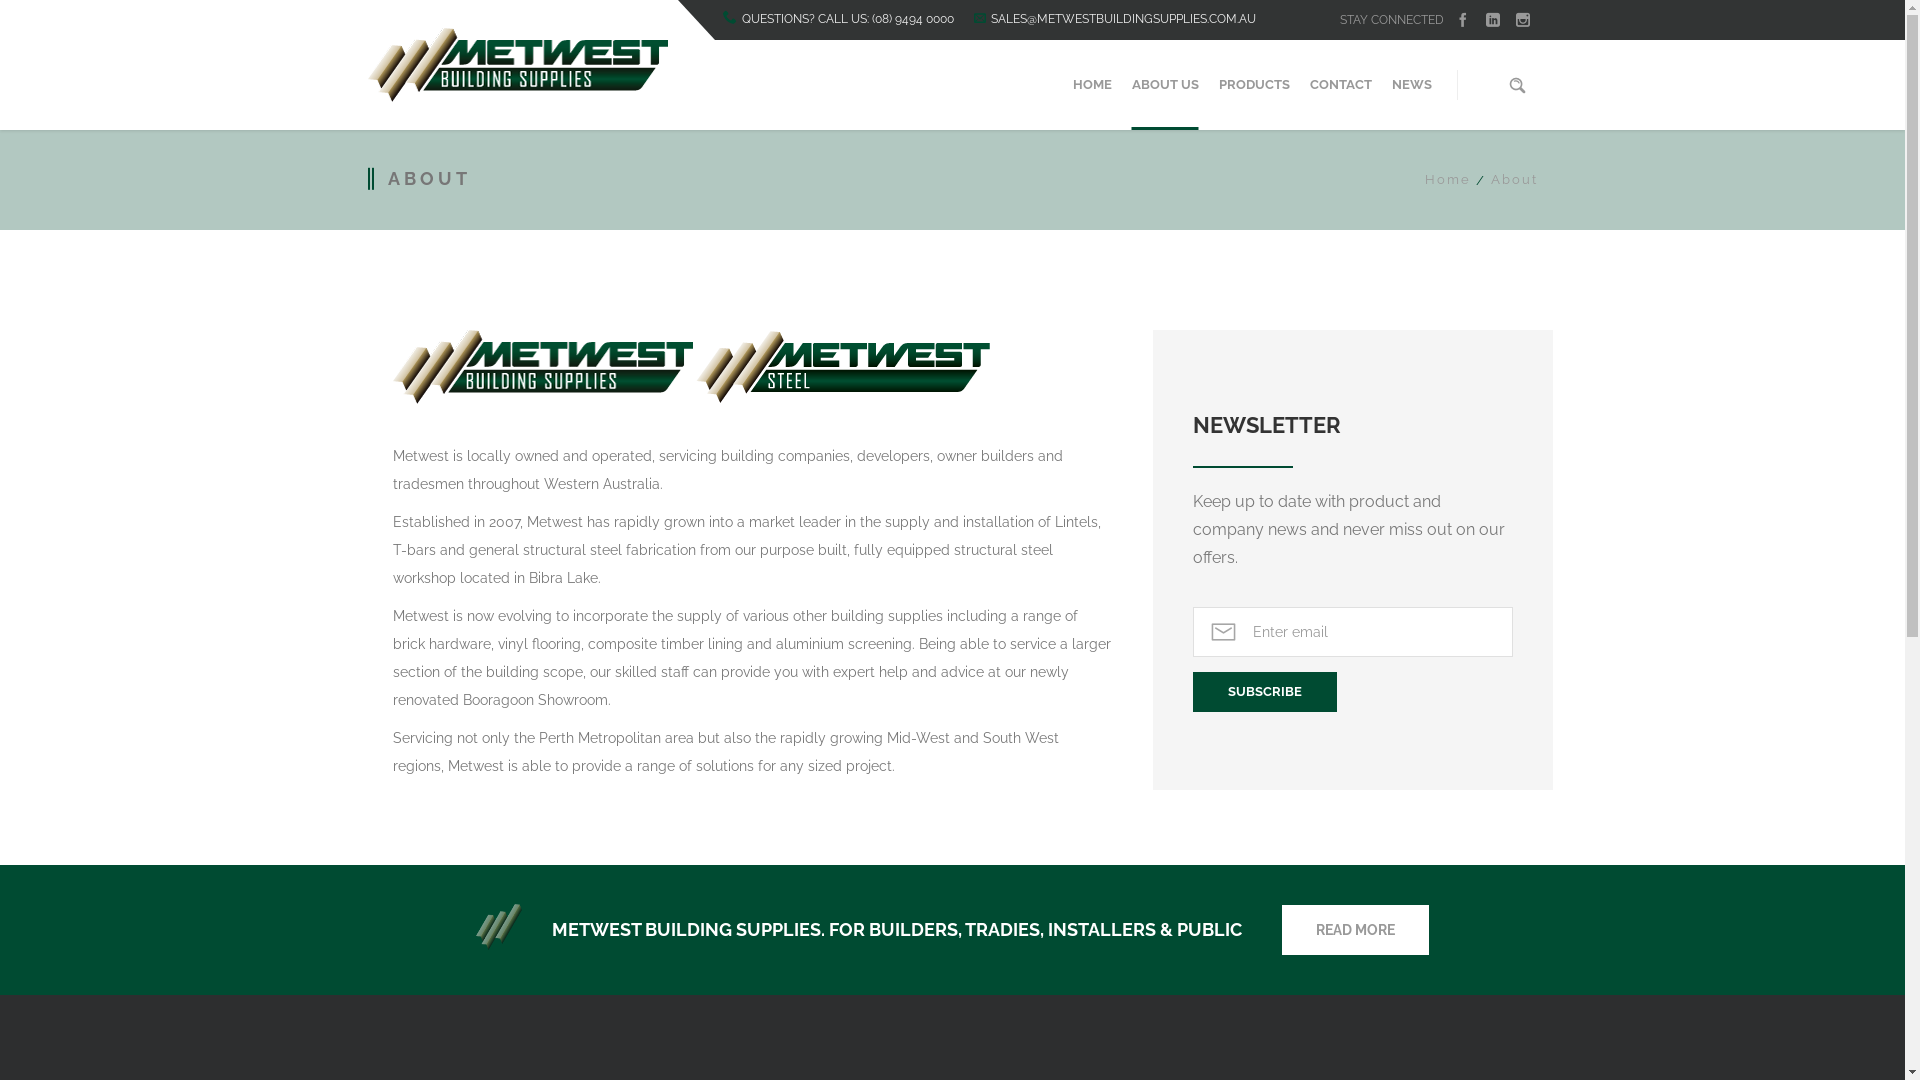 The image size is (1920, 1080). I want to click on 'CONTACT', so click(1340, 83).